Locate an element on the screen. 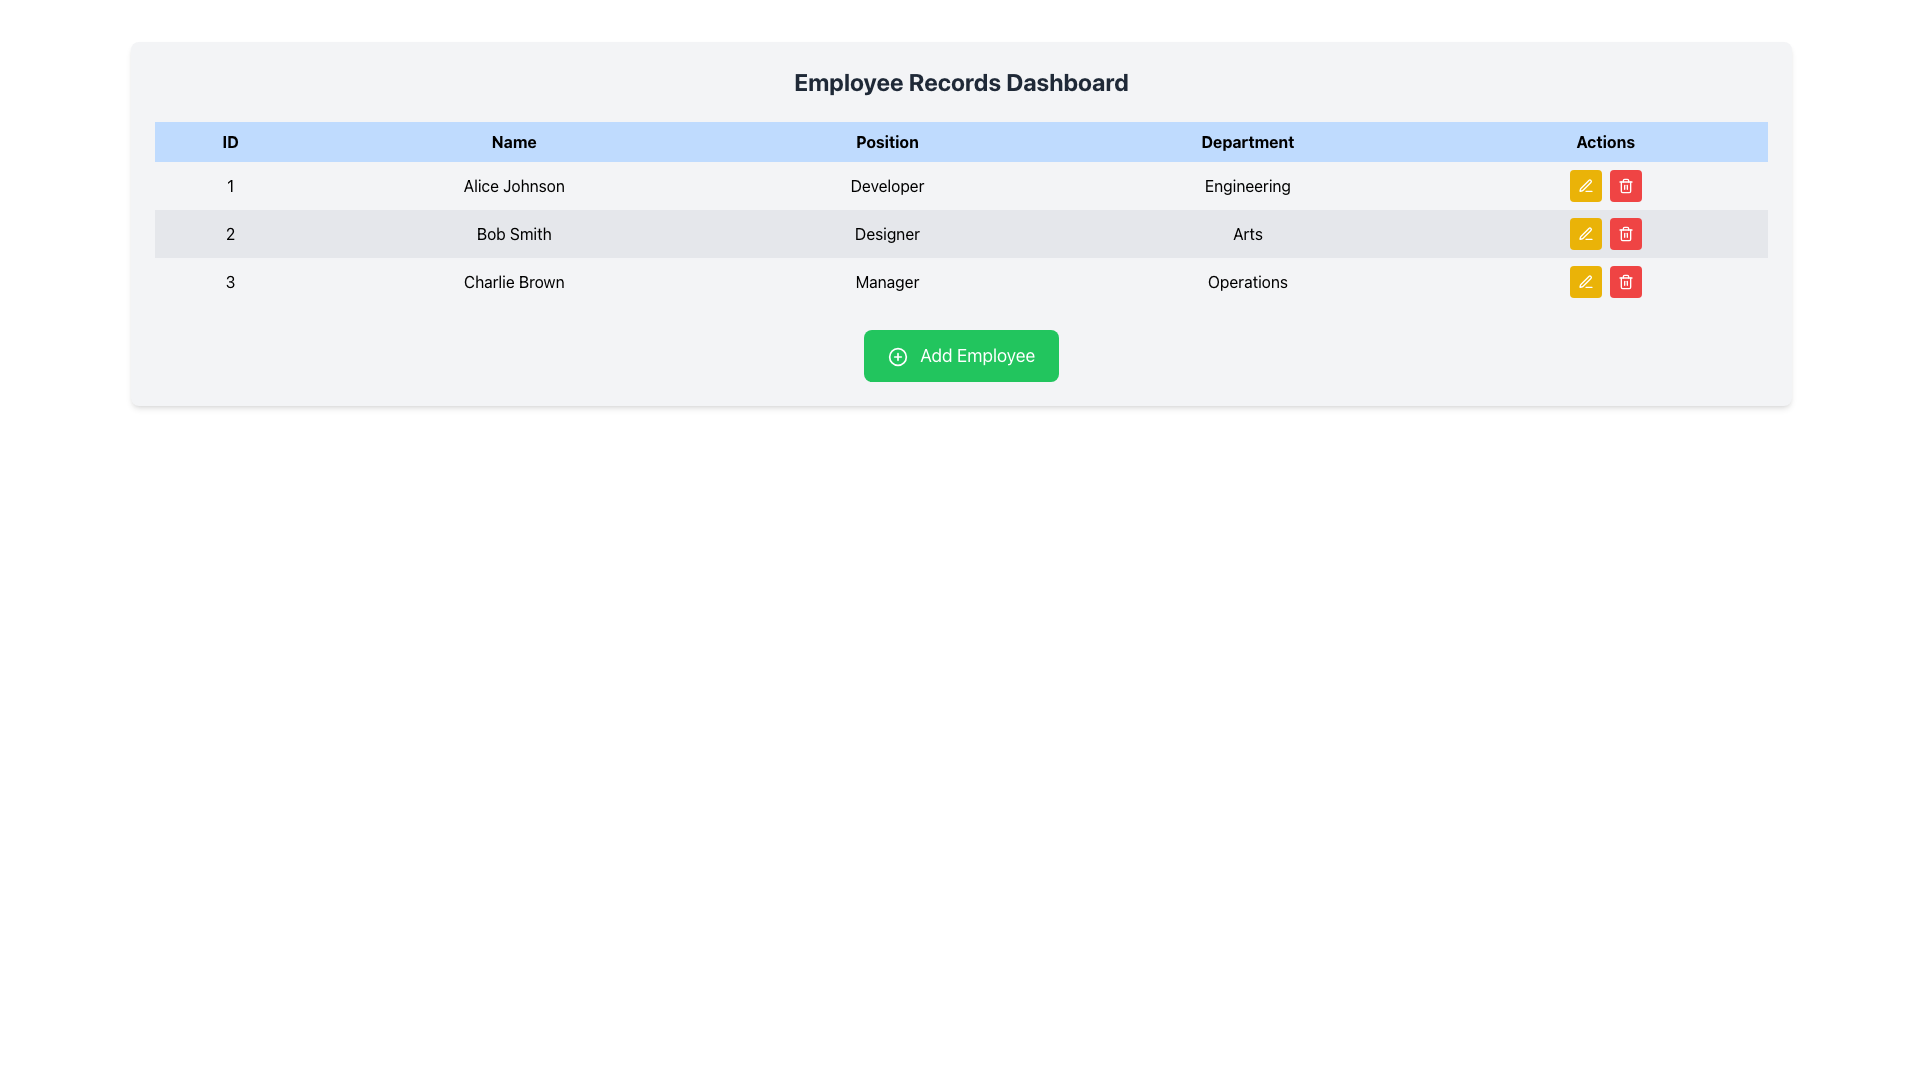 The image size is (1920, 1080). the small yellow pen icon button located in the second row of the table under the 'Actions' column is located at coordinates (1584, 185).